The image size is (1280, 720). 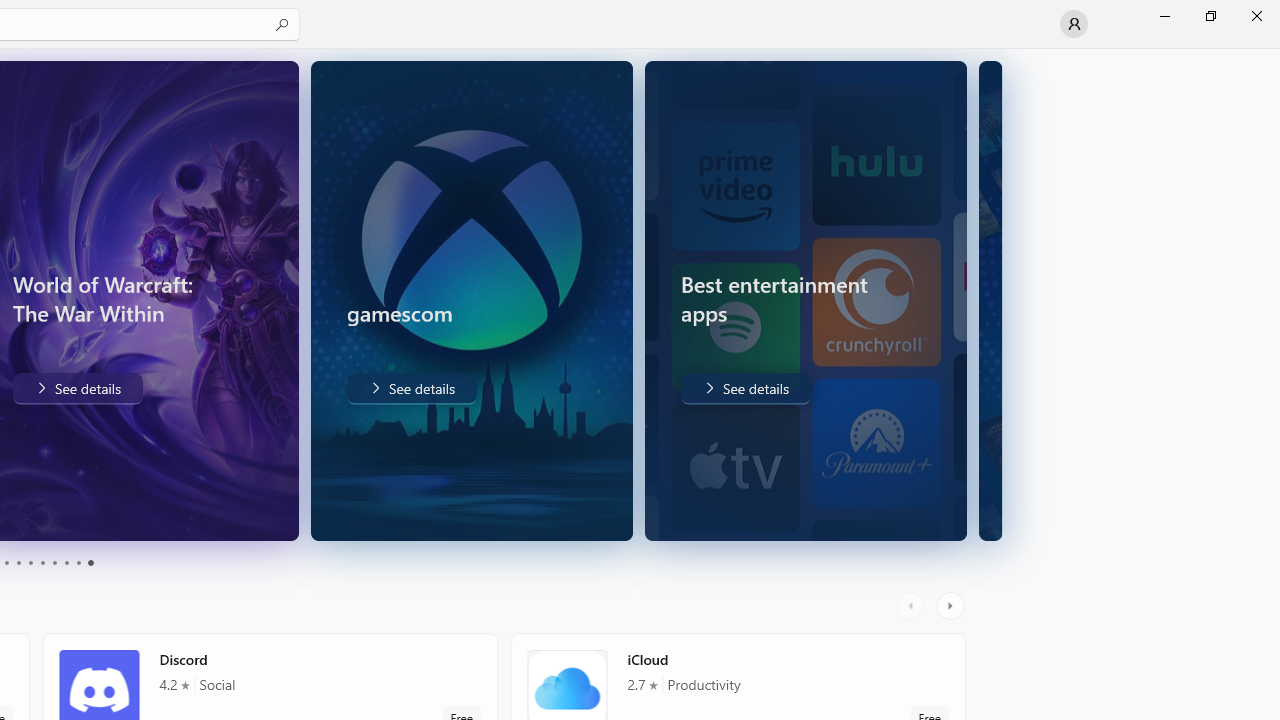 What do you see at coordinates (1072, 24) in the screenshot?
I see `'User profile'` at bounding box center [1072, 24].